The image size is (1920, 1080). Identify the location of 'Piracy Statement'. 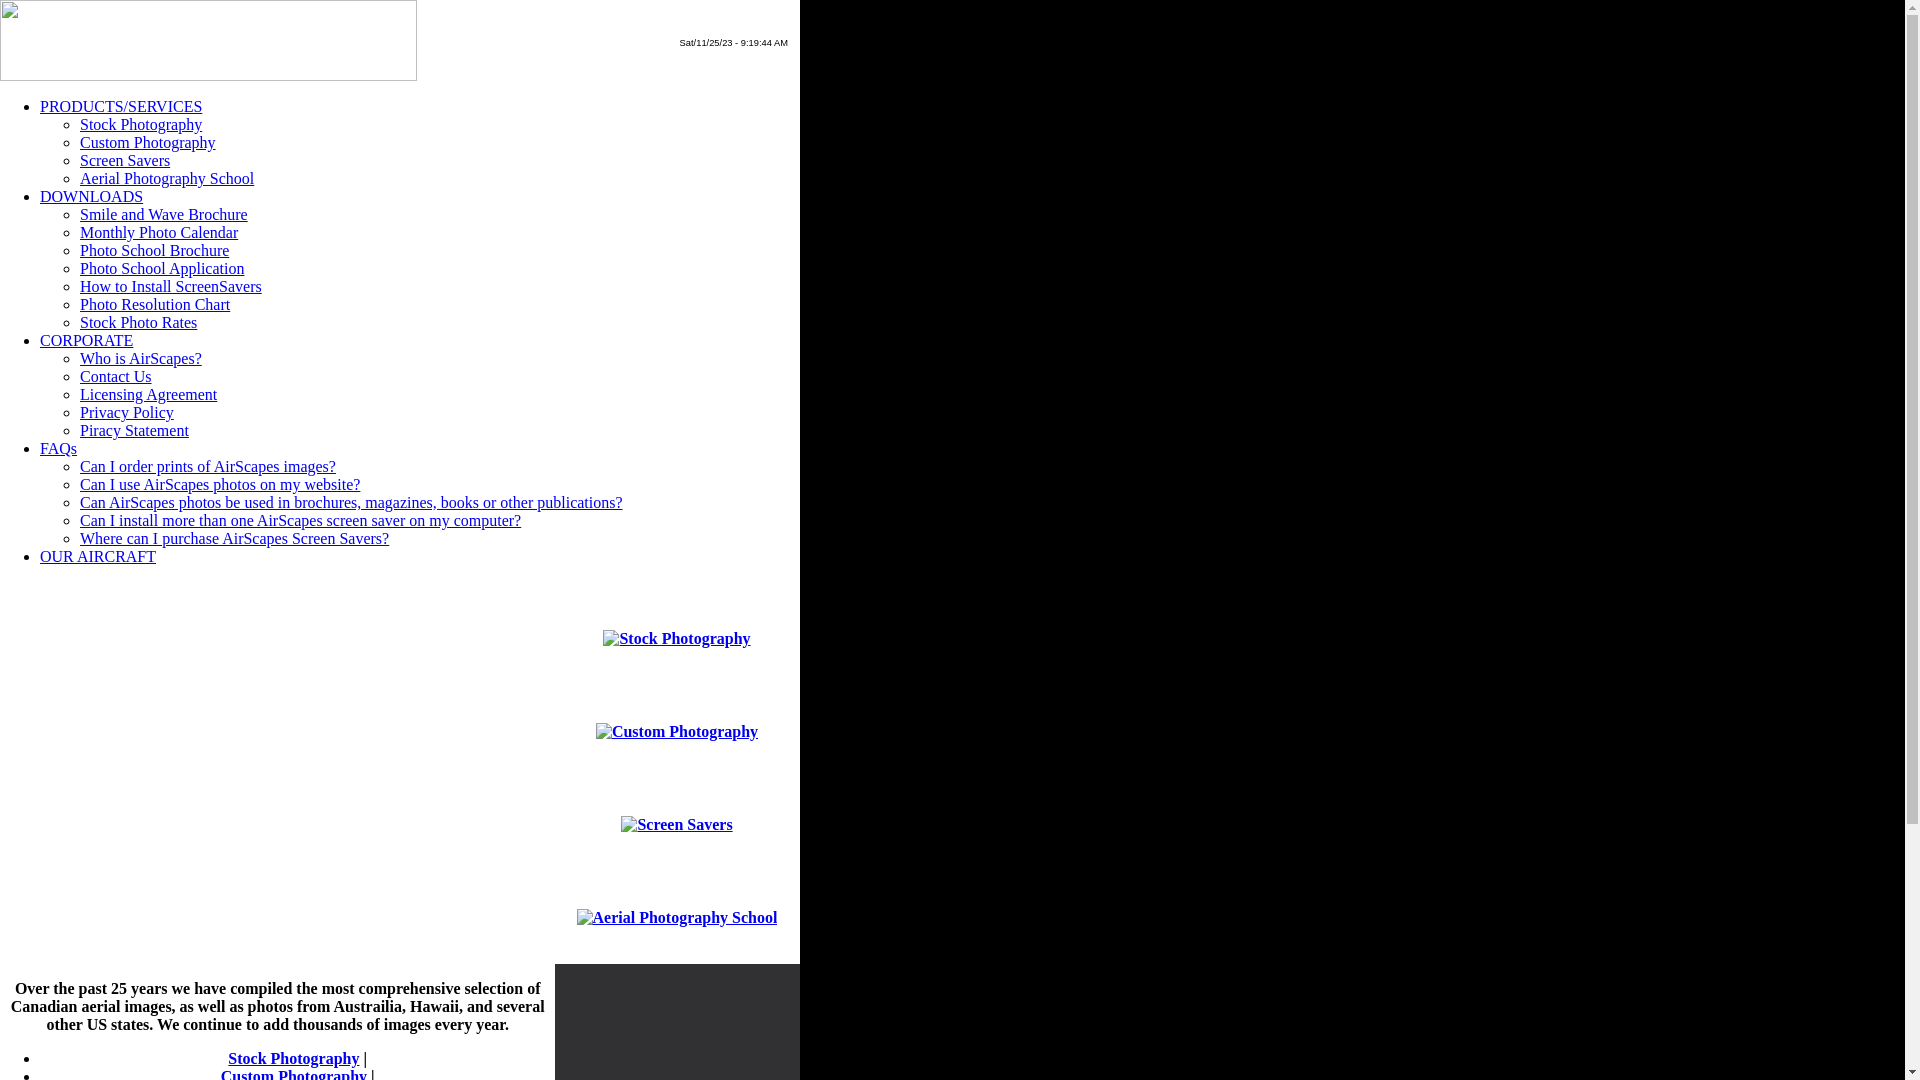
(133, 429).